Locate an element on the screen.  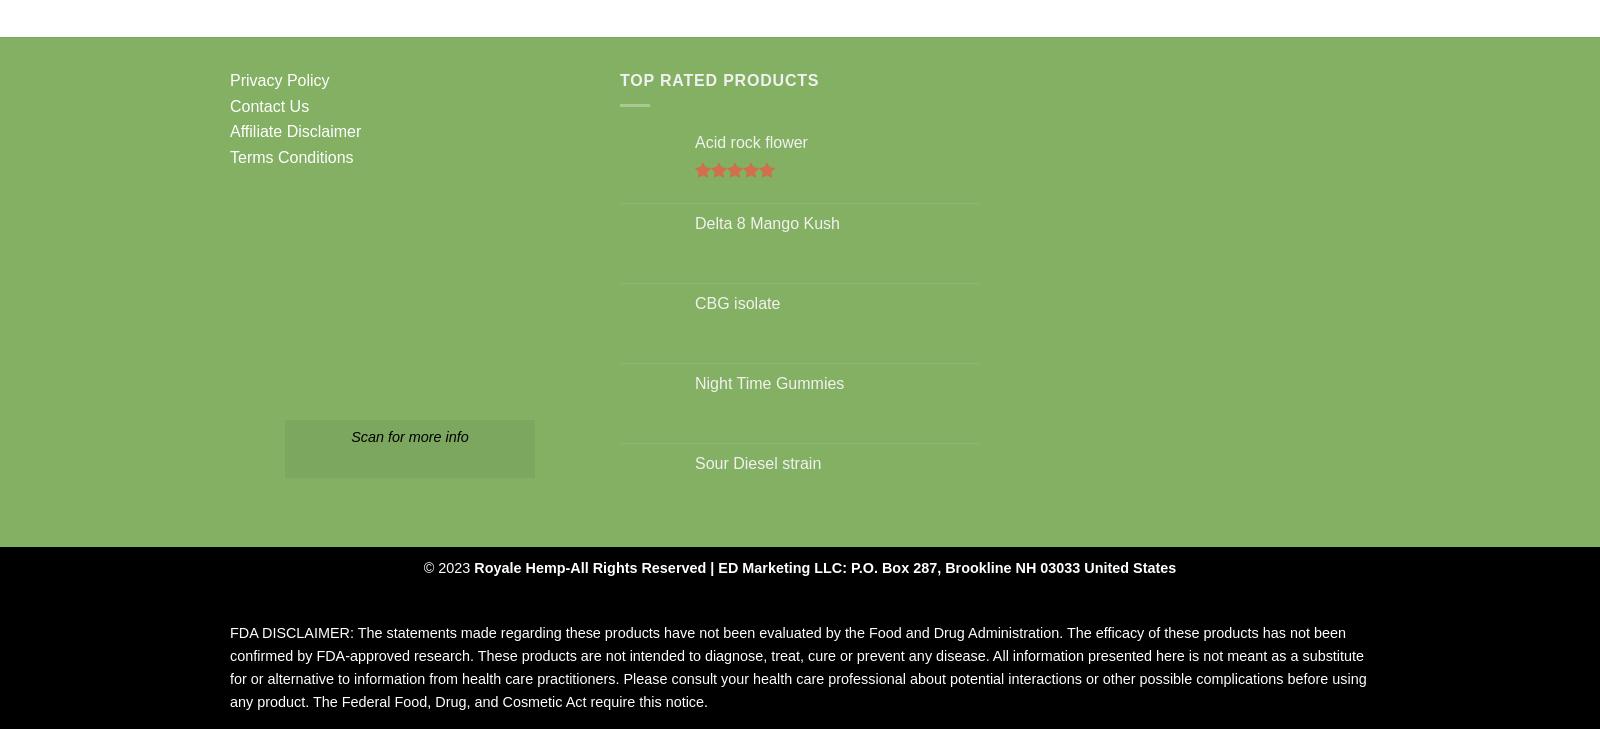
'out of 5' is located at coordinates (723, 208).